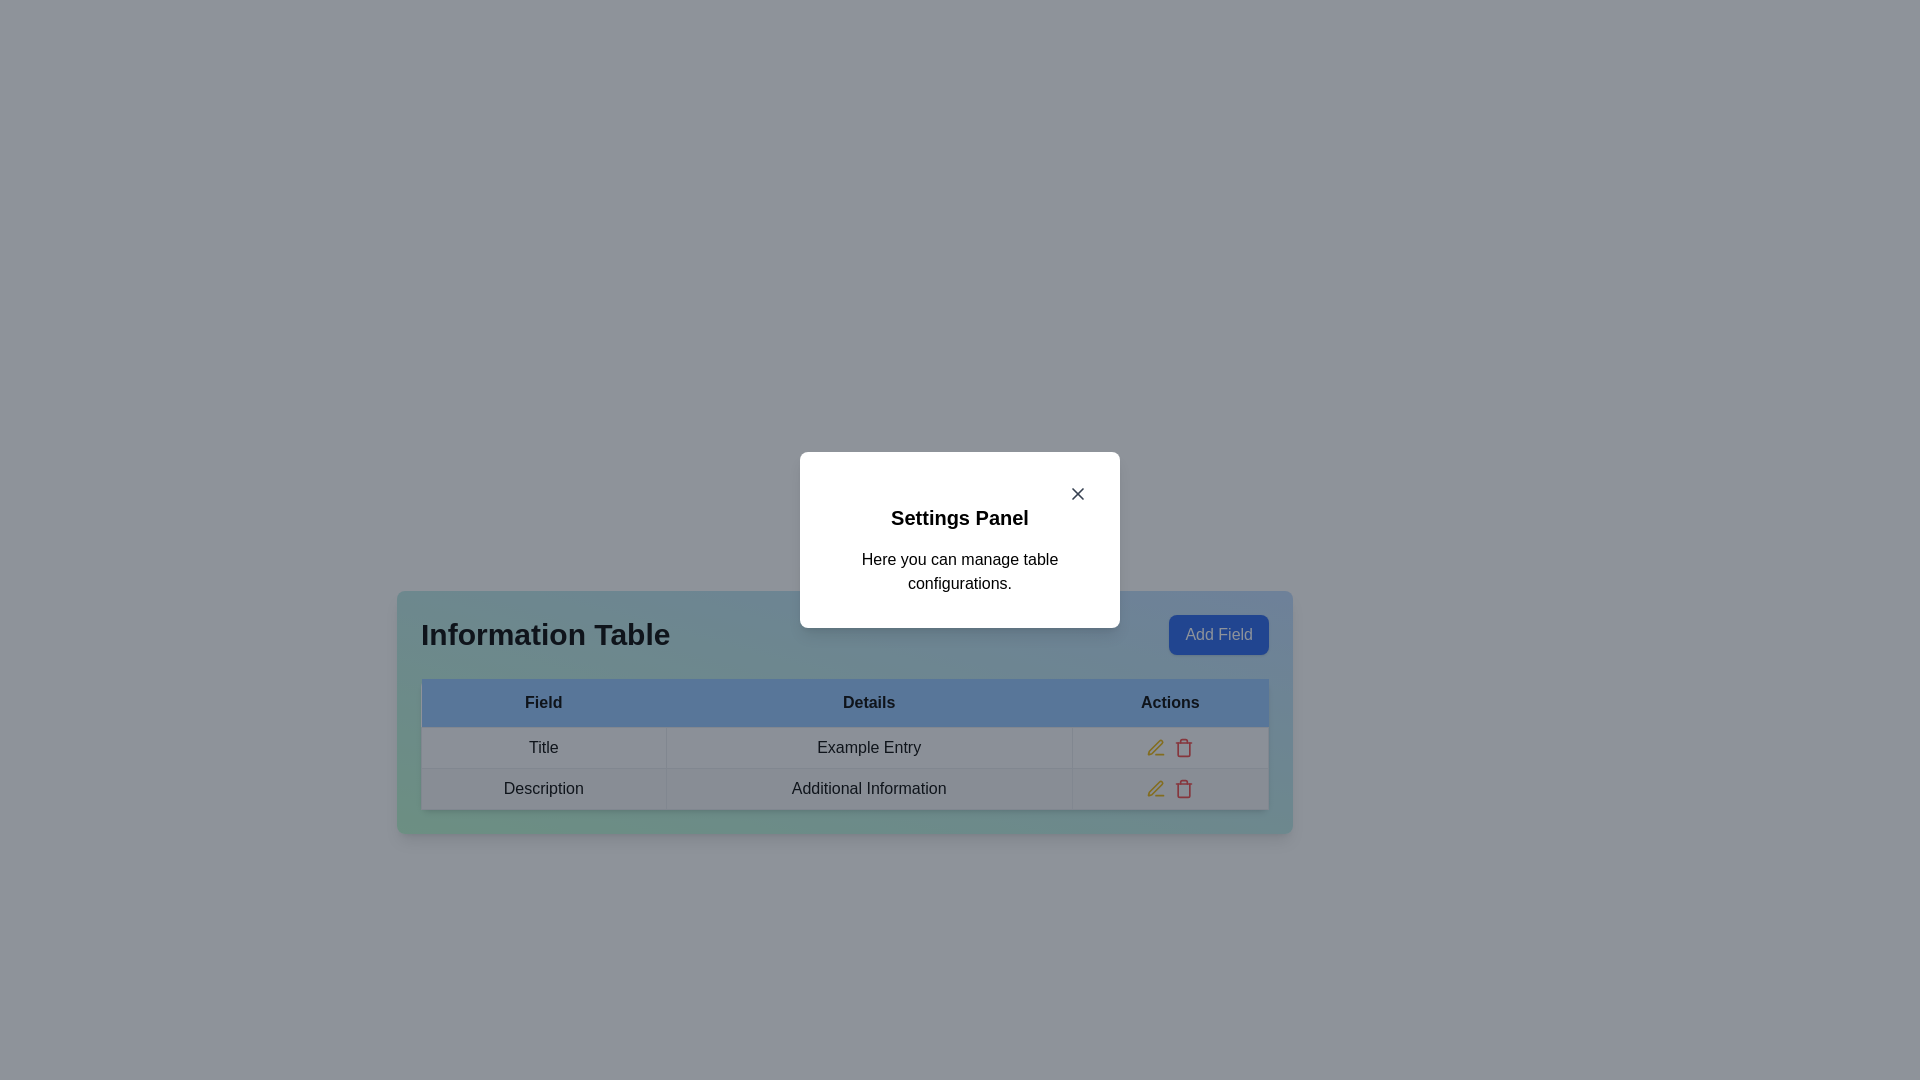 The width and height of the screenshot is (1920, 1080). Describe the element at coordinates (960, 571) in the screenshot. I see `the static text element that provides guidance about managing table configurations in the 'Settings Panel' dialog box, located beneath the title text` at that location.